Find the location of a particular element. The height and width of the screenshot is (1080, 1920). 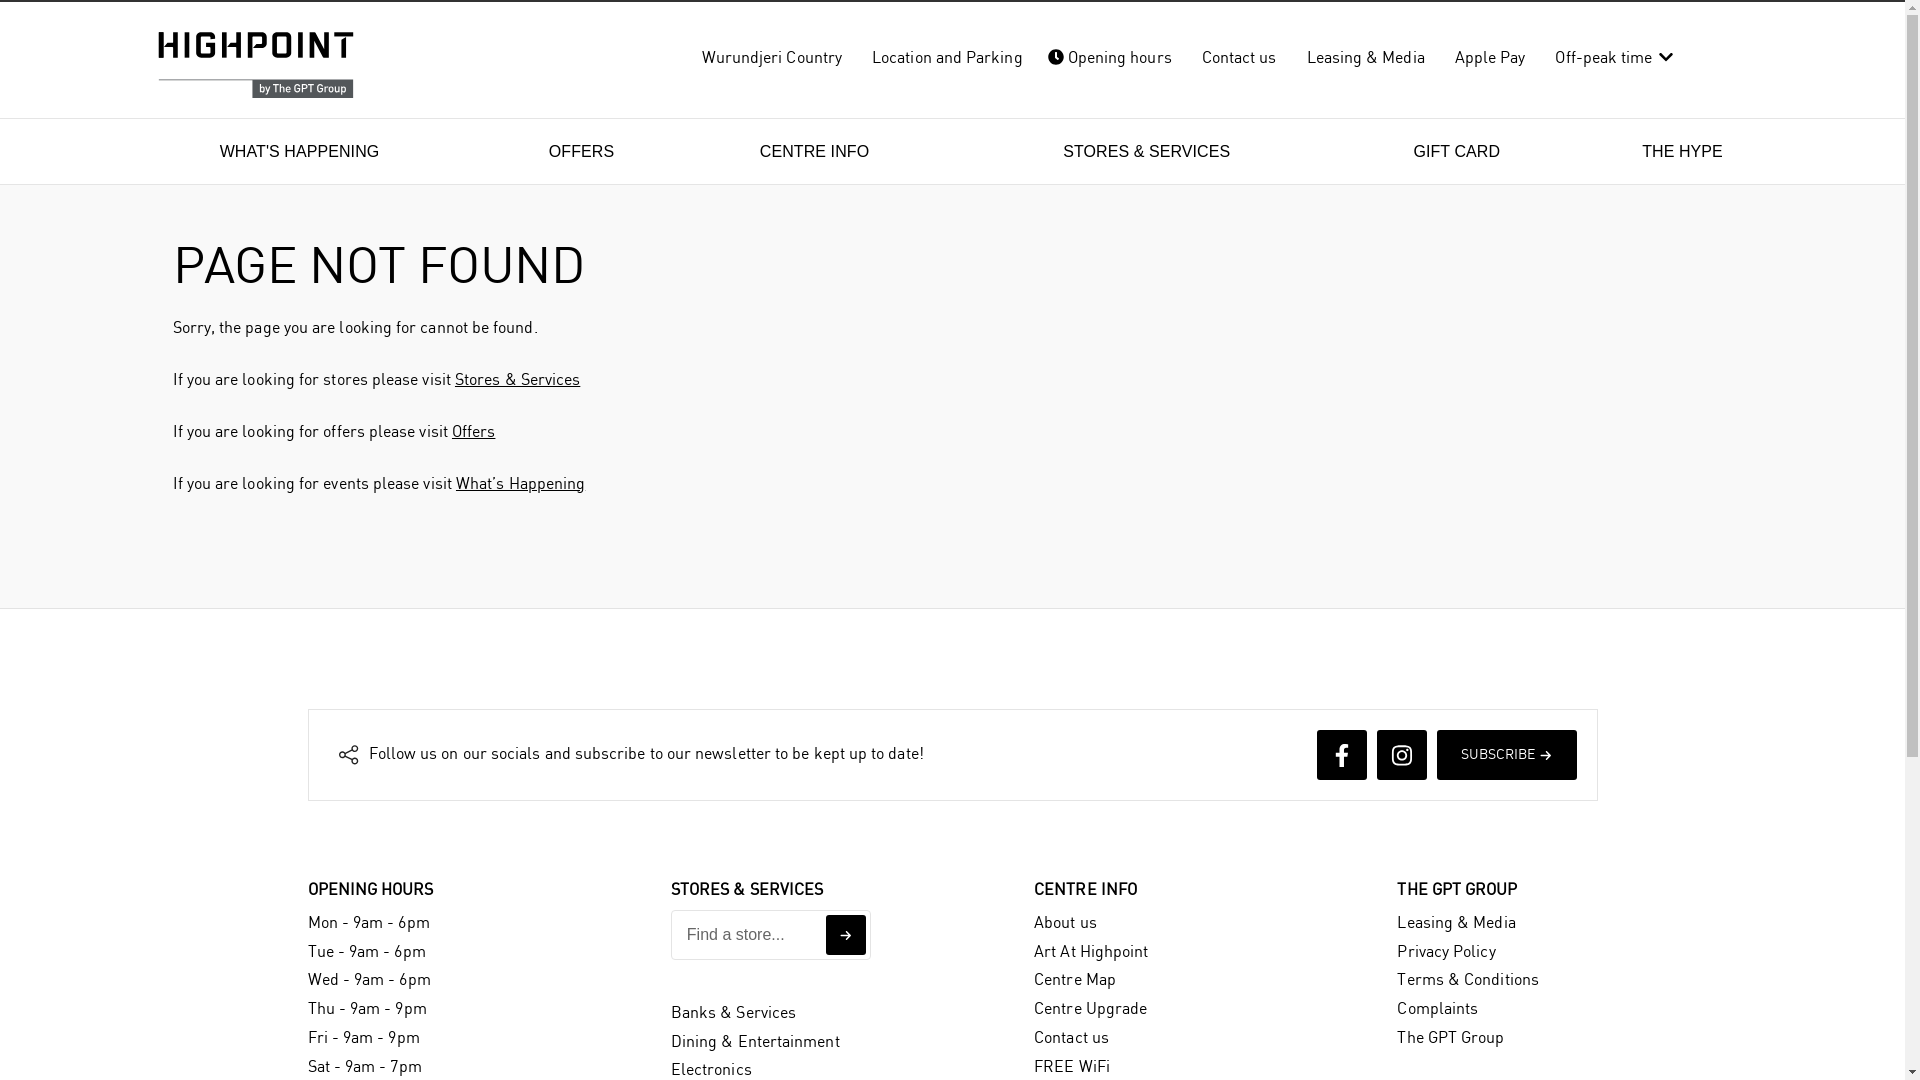

'OFFERS' is located at coordinates (580, 149).